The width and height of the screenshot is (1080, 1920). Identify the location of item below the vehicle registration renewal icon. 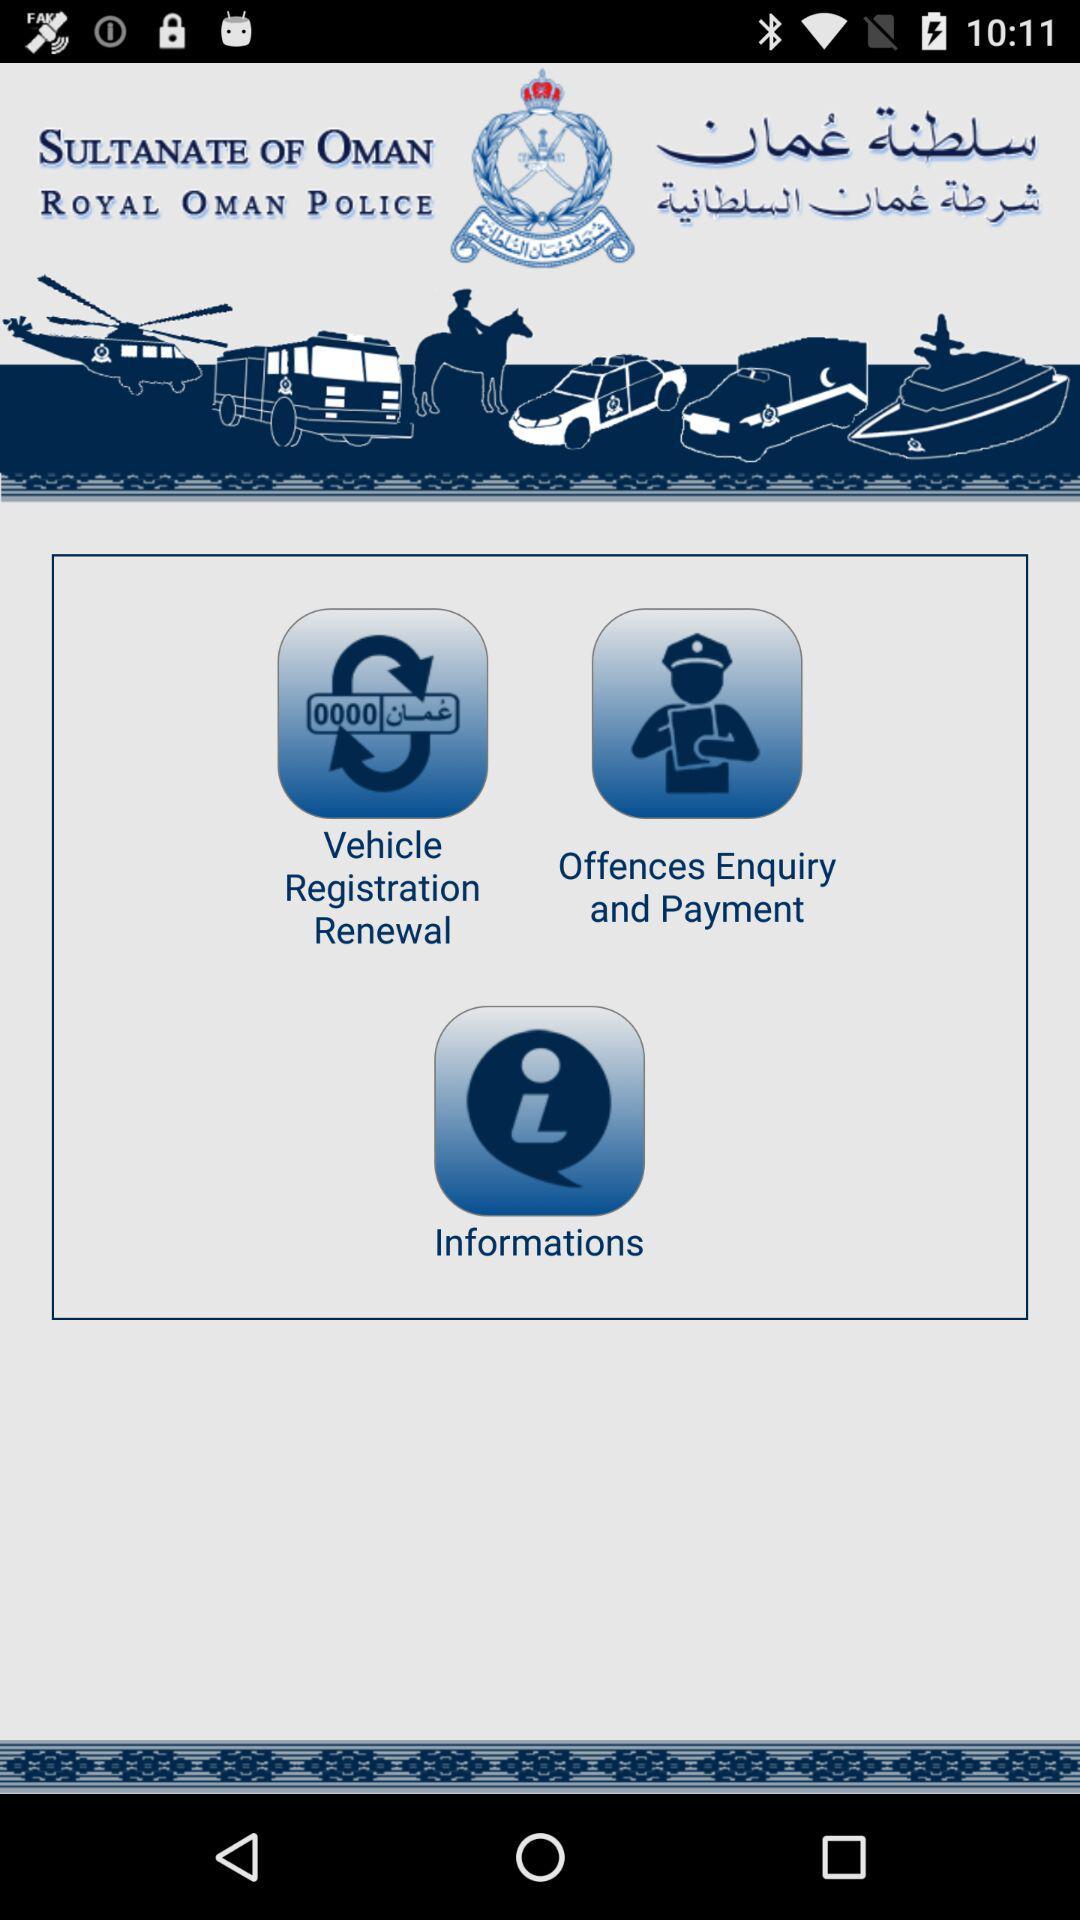
(538, 1110).